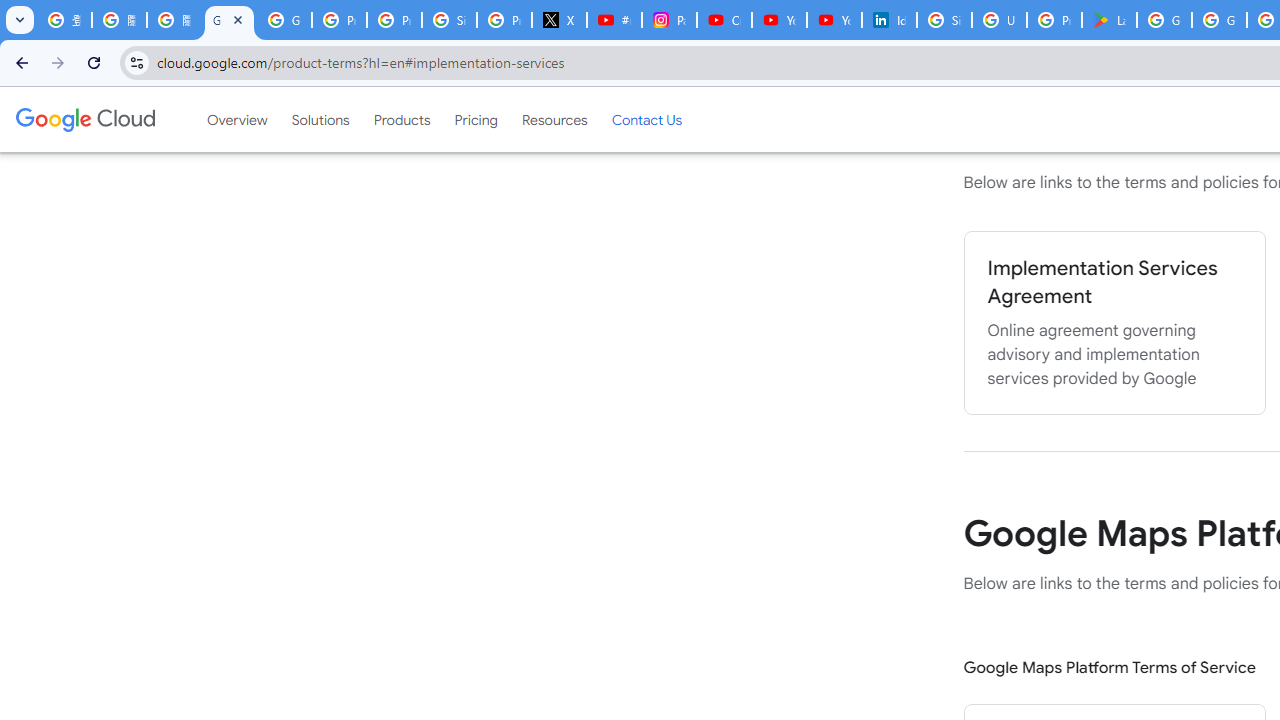  What do you see at coordinates (560, 20) in the screenshot?
I see `'X'` at bounding box center [560, 20].